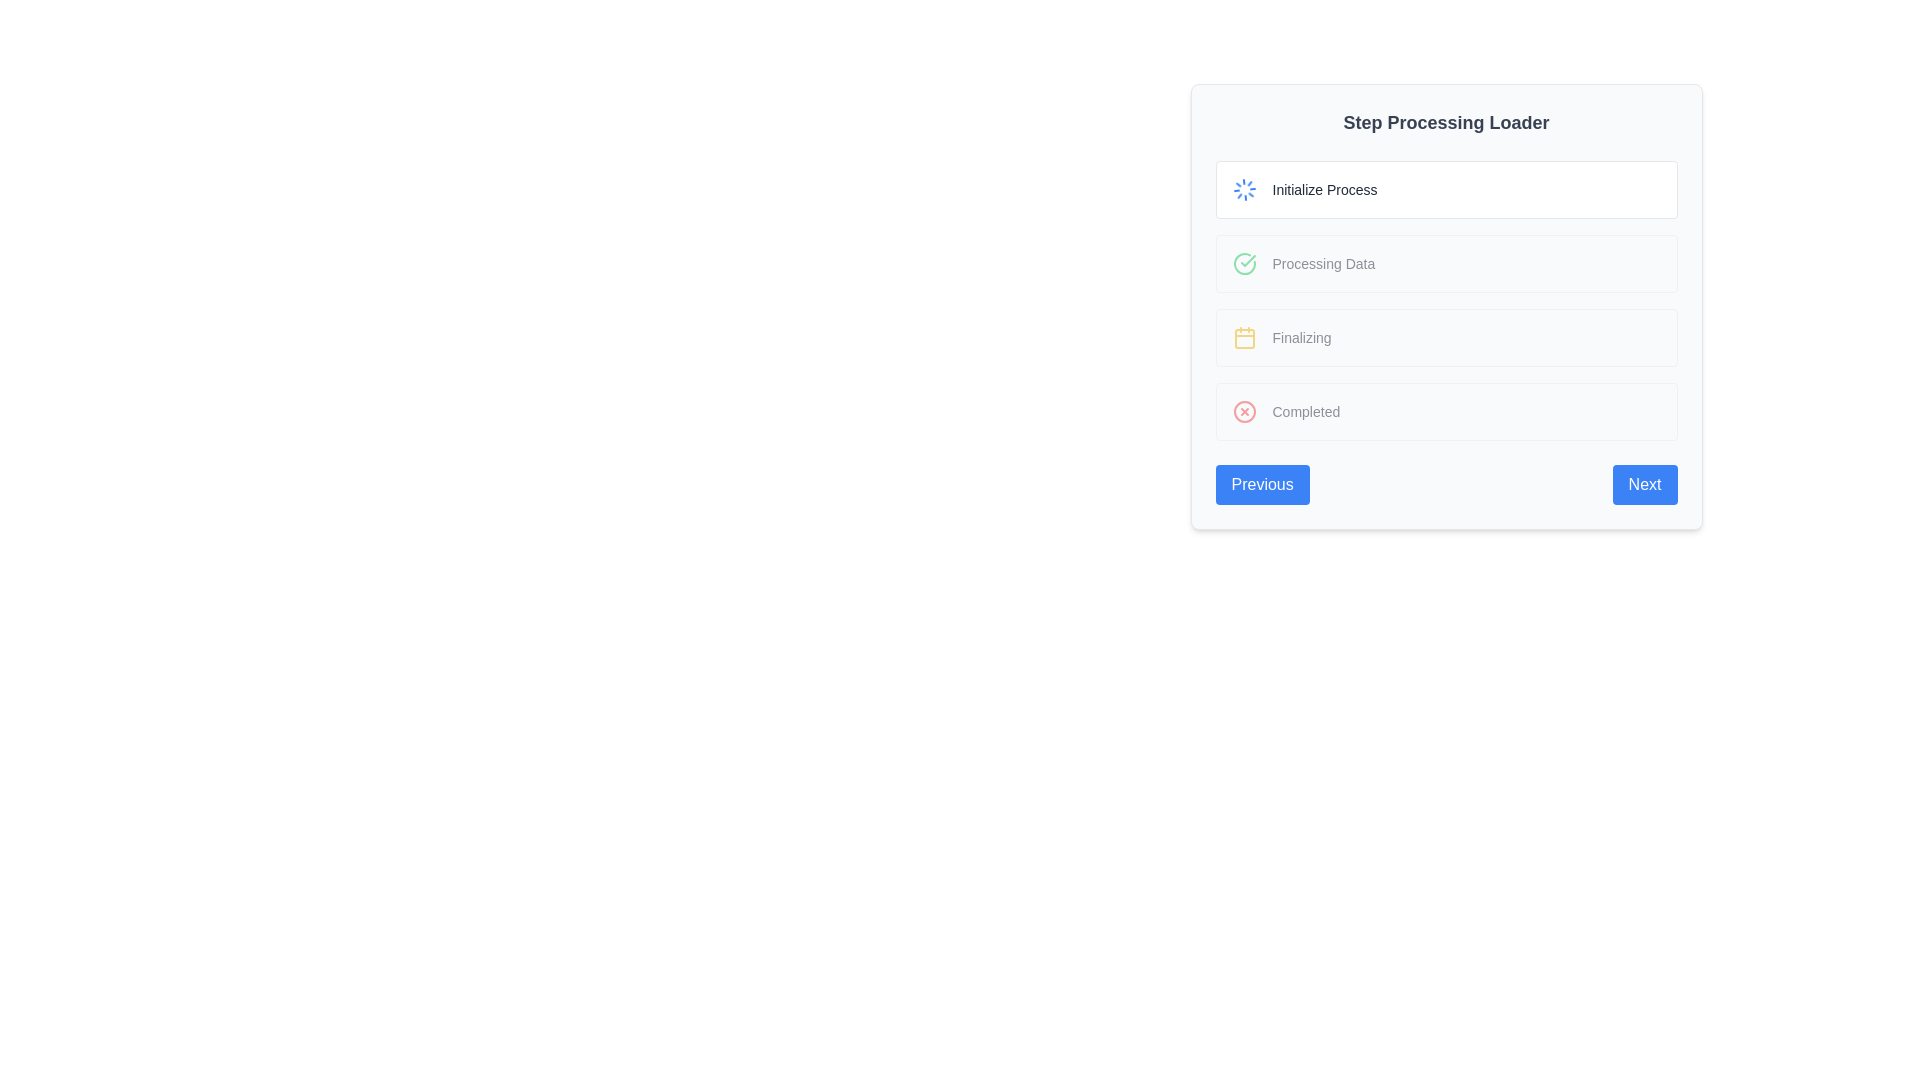  Describe the element at coordinates (1323, 262) in the screenshot. I see `the Text Label that indicates the current status of a process, specifically showing that data processing is underway, located in the center-right section of the interface` at that location.